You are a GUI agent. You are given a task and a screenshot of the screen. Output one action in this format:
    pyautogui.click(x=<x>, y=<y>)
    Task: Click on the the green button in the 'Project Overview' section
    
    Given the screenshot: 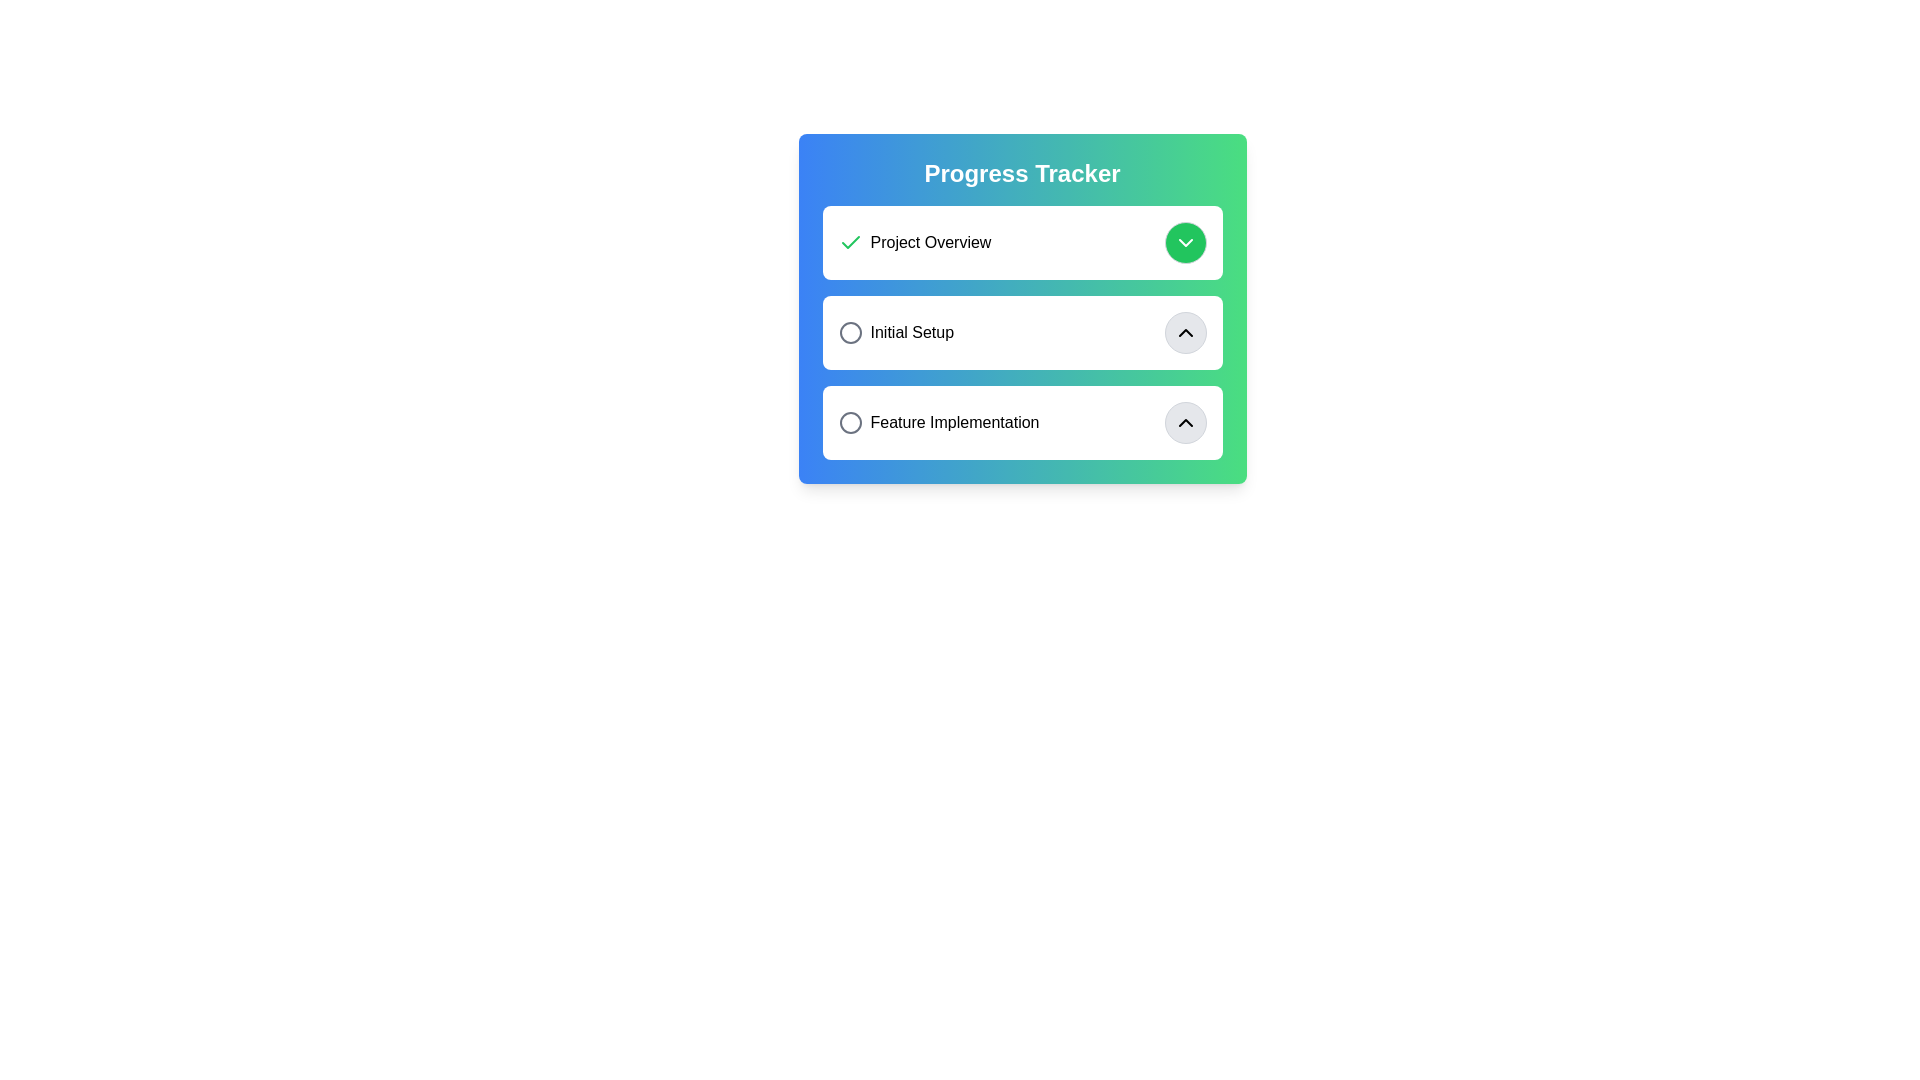 What is the action you would take?
    pyautogui.click(x=1022, y=242)
    